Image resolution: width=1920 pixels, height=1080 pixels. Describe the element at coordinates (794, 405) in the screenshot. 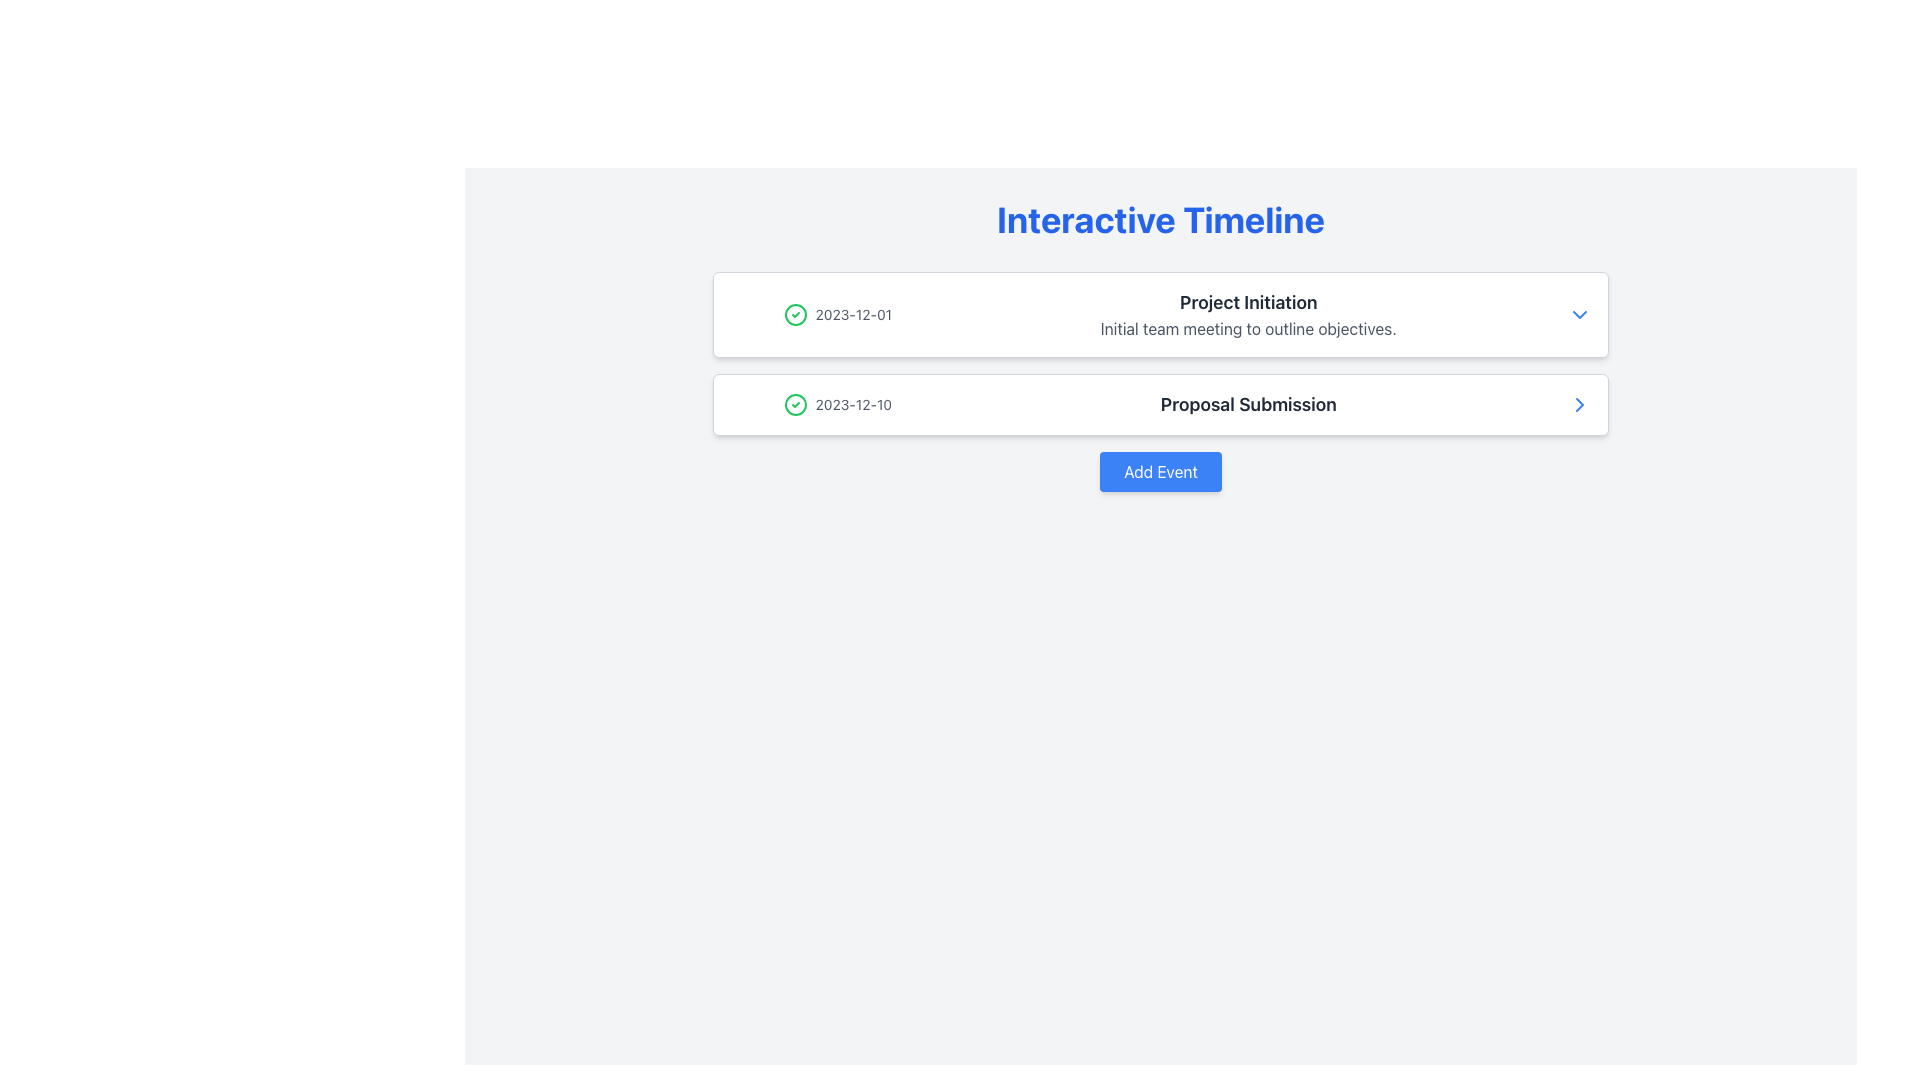

I see `the green circular checkmark icon representing a completed status in the timeline interface for the '2023-12-01 Project Initiation' row` at that location.